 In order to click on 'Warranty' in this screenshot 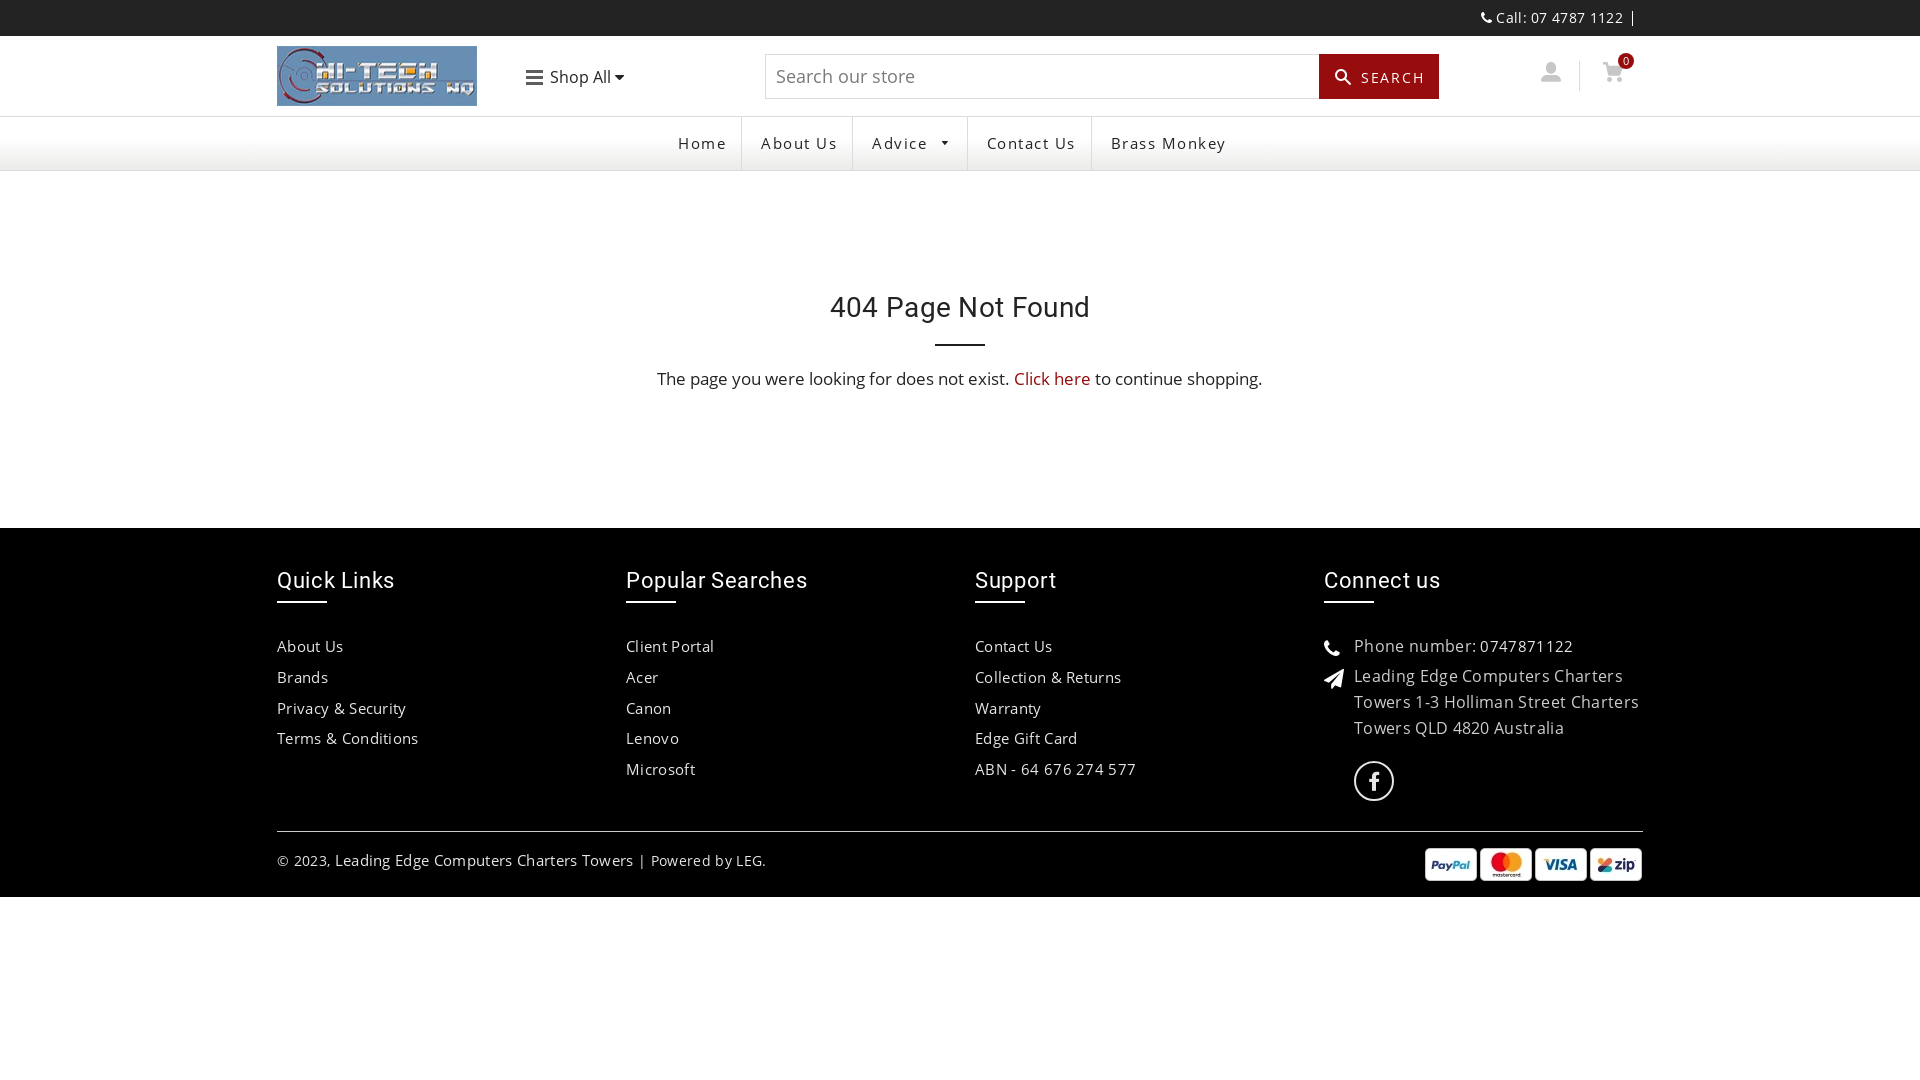, I will do `click(1008, 707)`.